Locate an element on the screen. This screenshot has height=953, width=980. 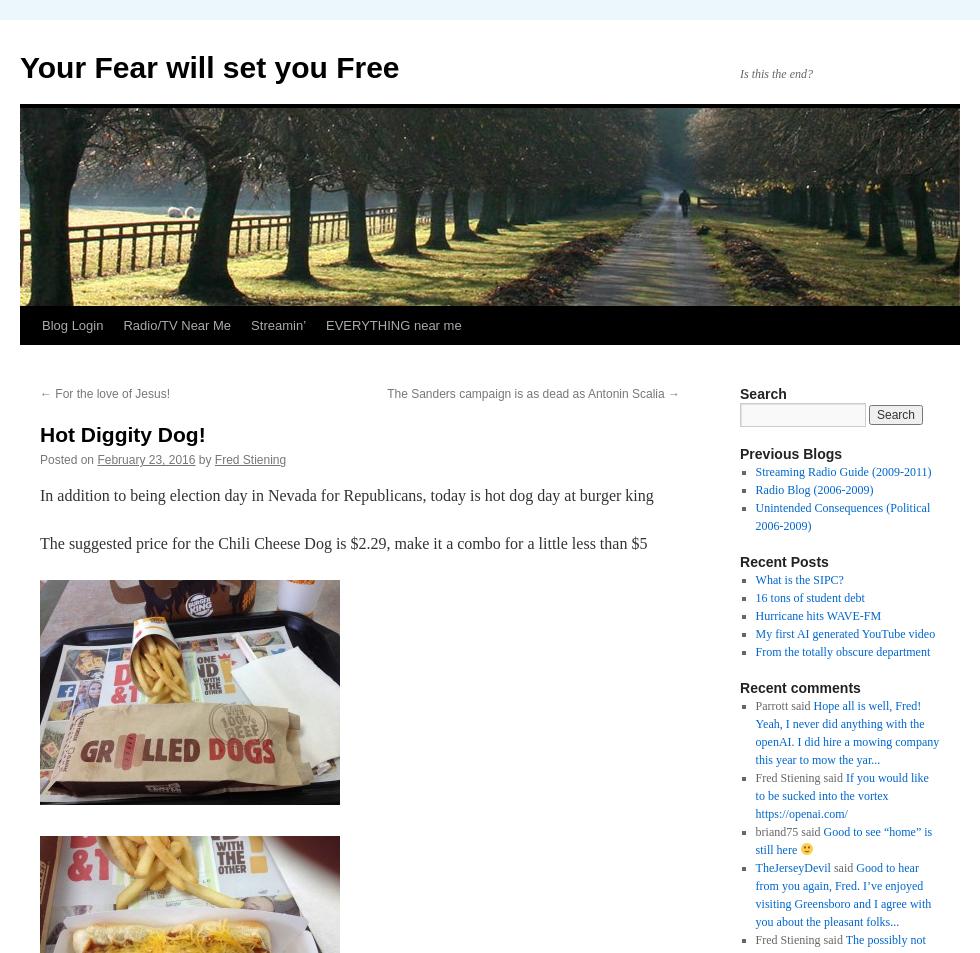
'The suggested price for the Chili Cheese Dog is $2.29, make it a combo for a little less than $5' is located at coordinates (343, 543).